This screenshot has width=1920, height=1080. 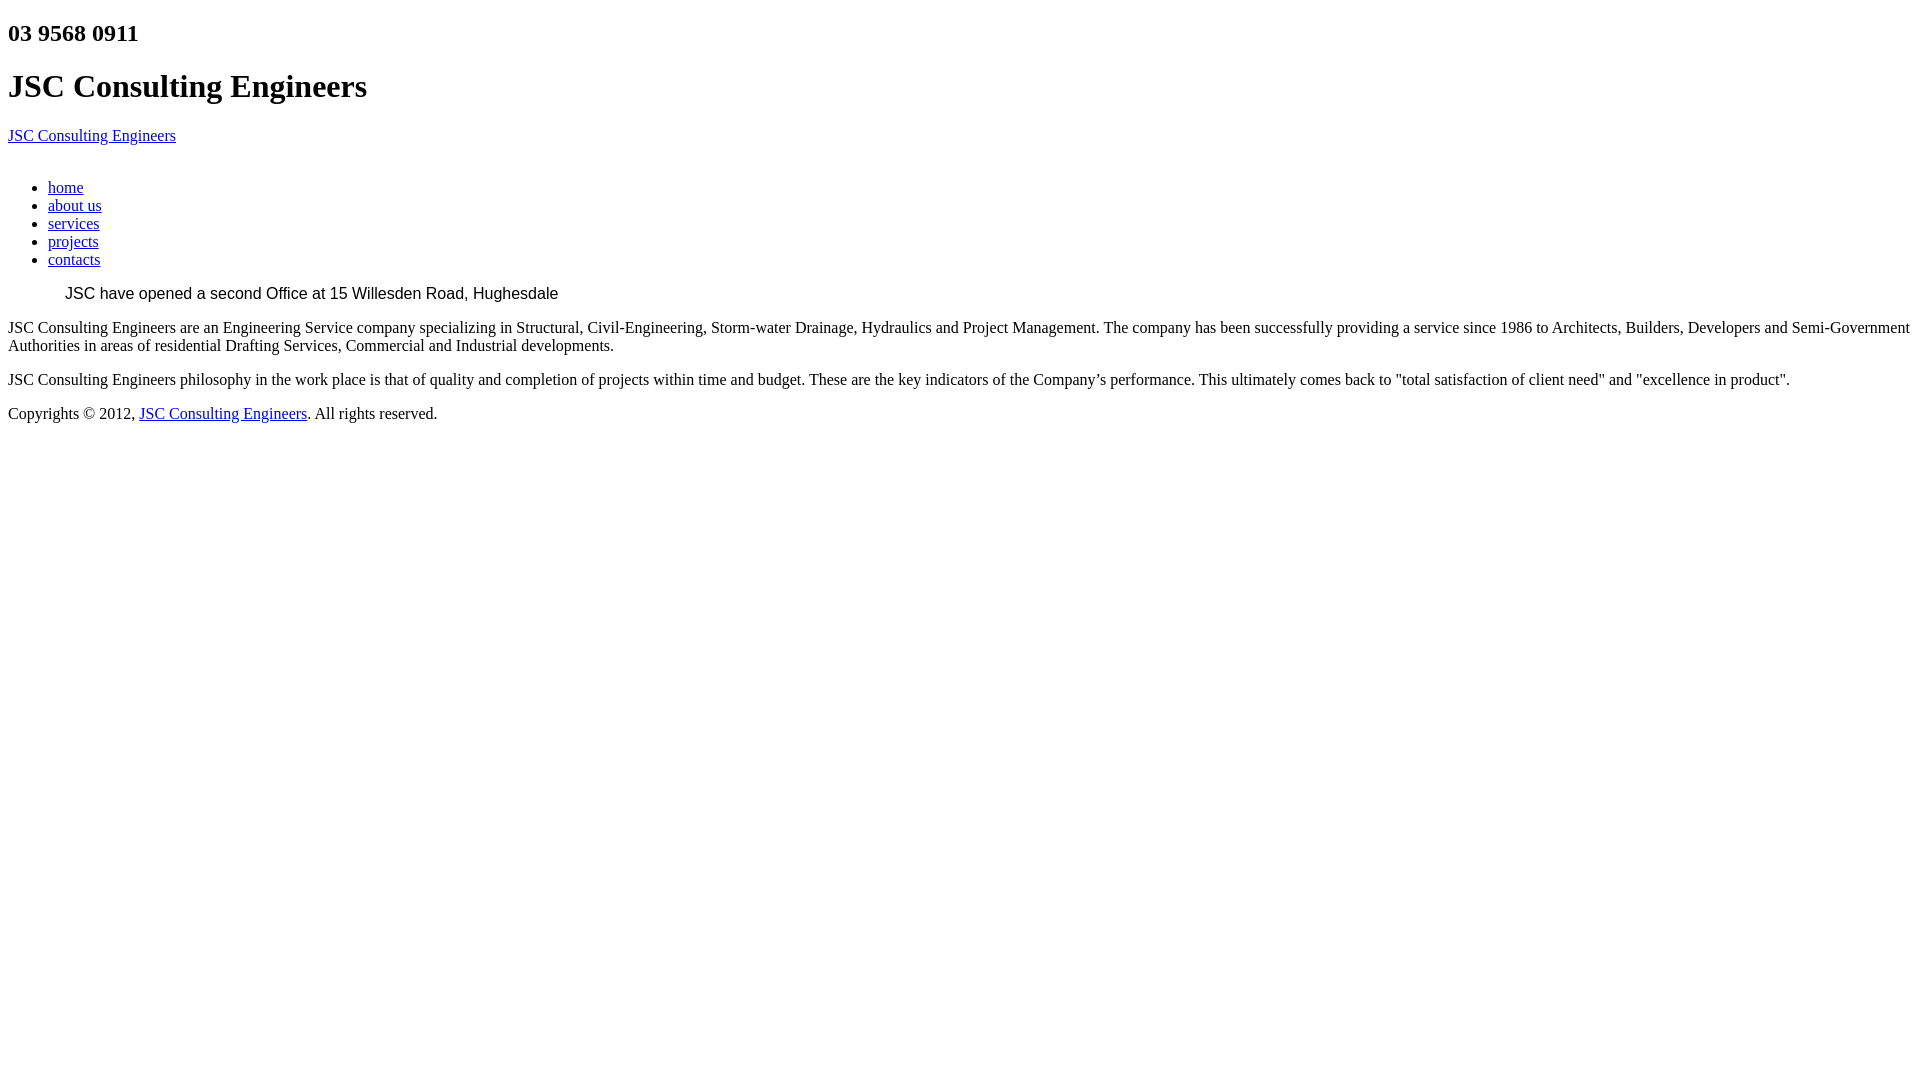 What do you see at coordinates (90, 135) in the screenshot?
I see `'JSC Consulting Engineers'` at bounding box center [90, 135].